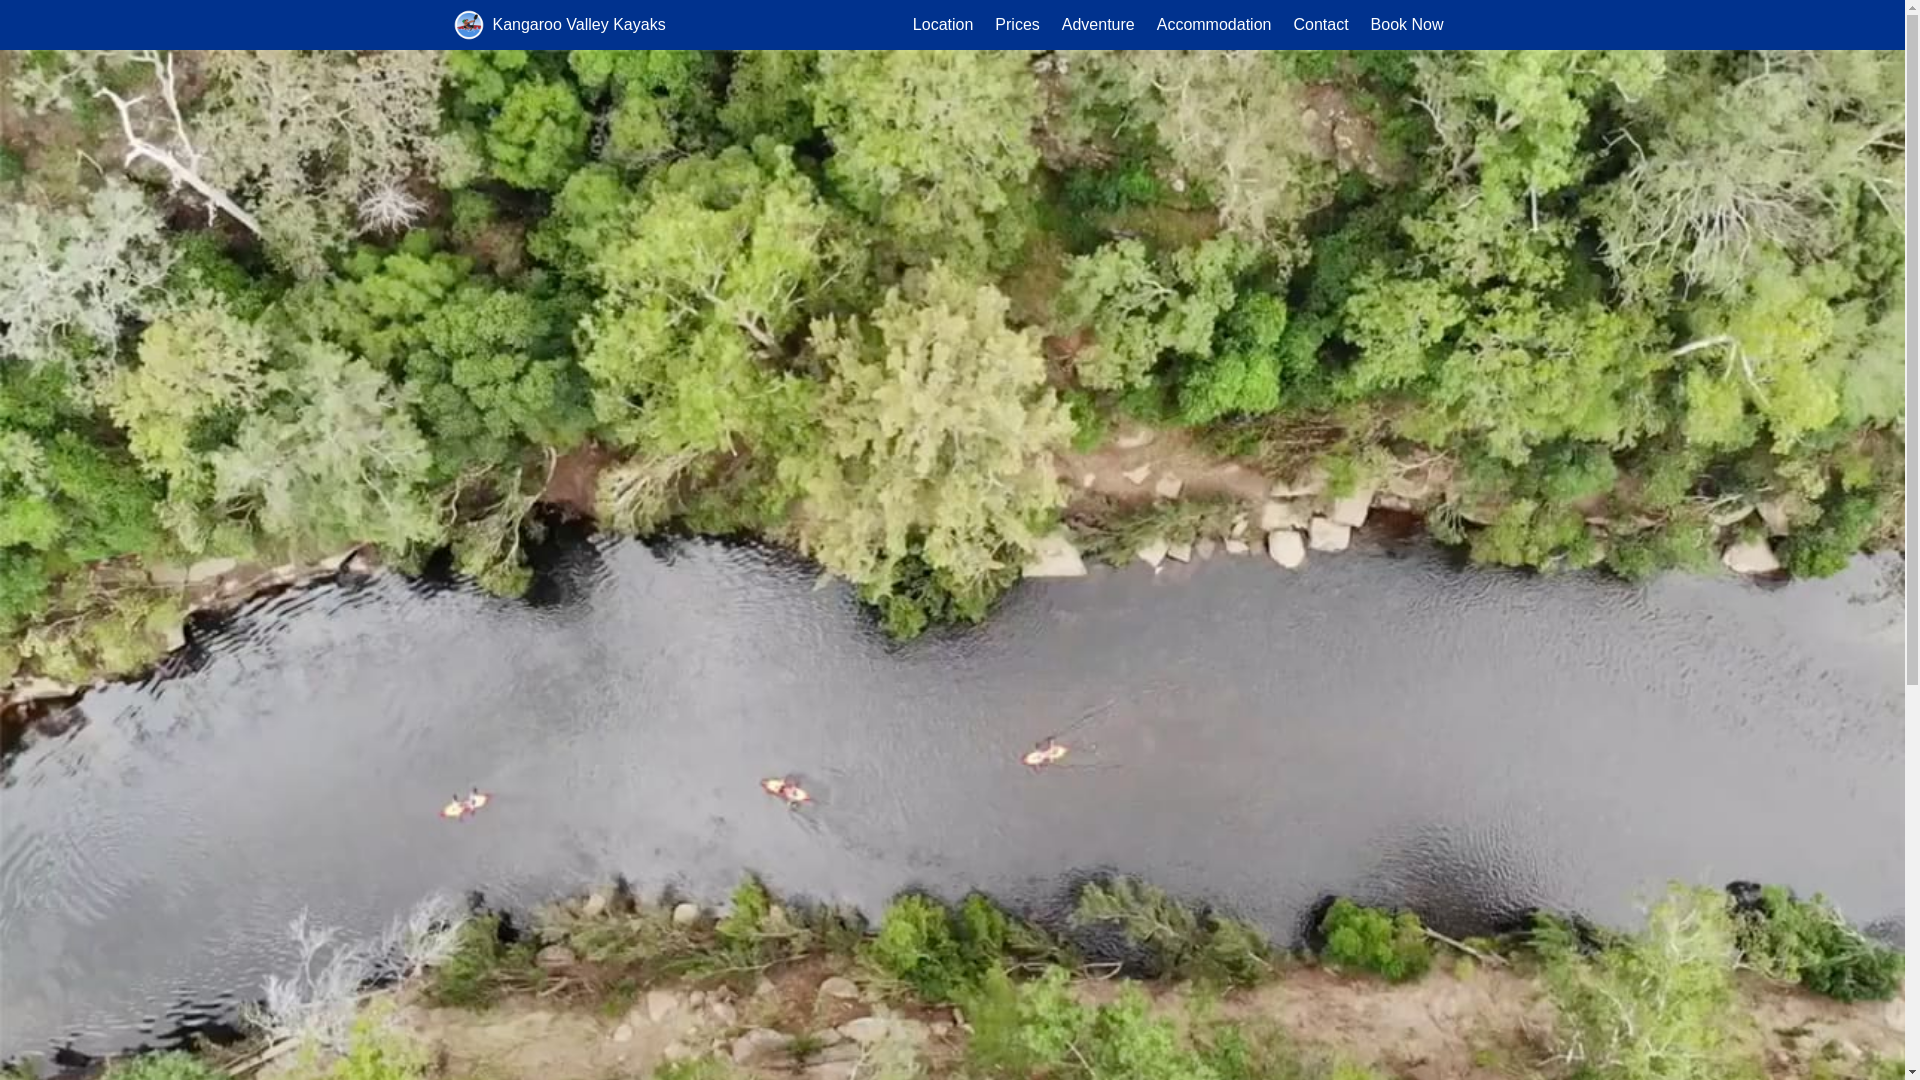 This screenshot has width=1920, height=1080. Describe the element at coordinates (577, 24) in the screenshot. I see `'Kangaroo Valley Kayaks'` at that location.